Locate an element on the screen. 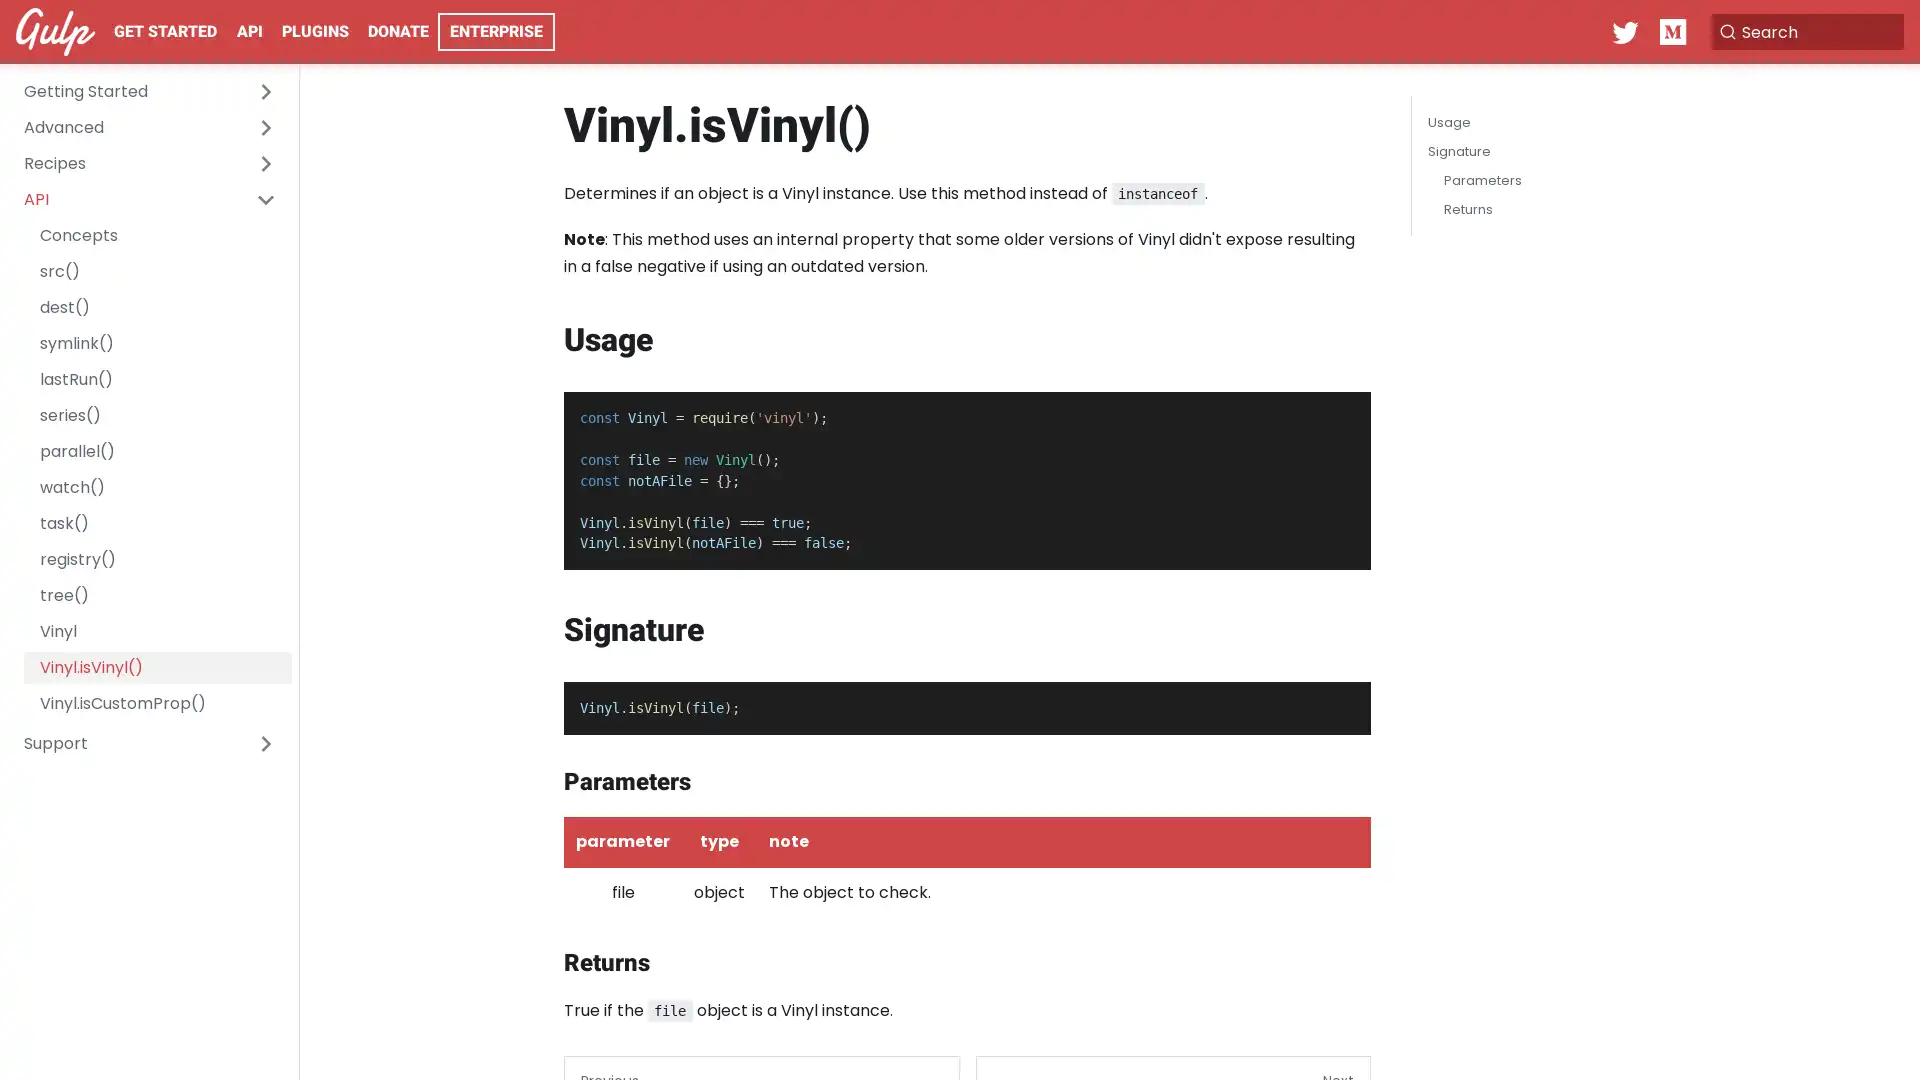 The height and width of the screenshot is (1080, 1920). Copy code to clipboard is located at coordinates (1338, 412).